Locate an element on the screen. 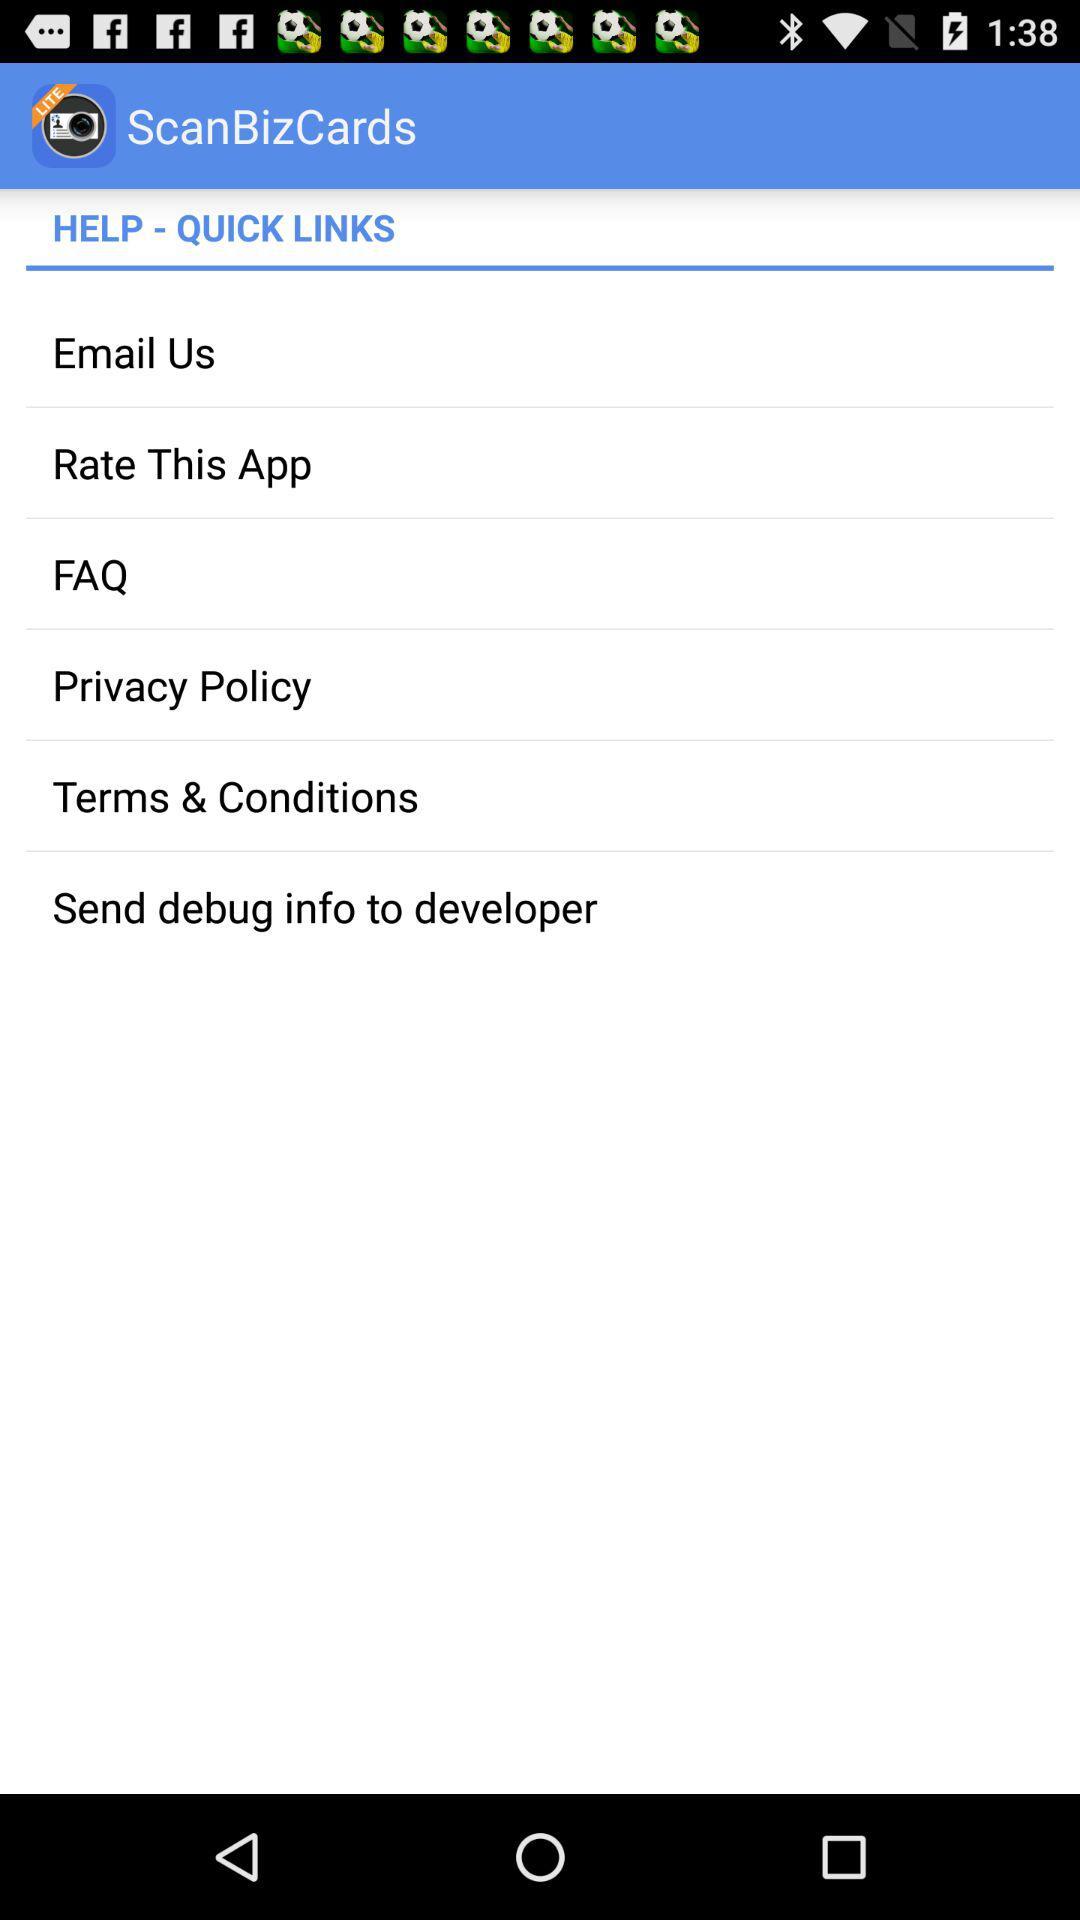 This screenshot has height=1920, width=1080. the privacy policy app is located at coordinates (540, 684).